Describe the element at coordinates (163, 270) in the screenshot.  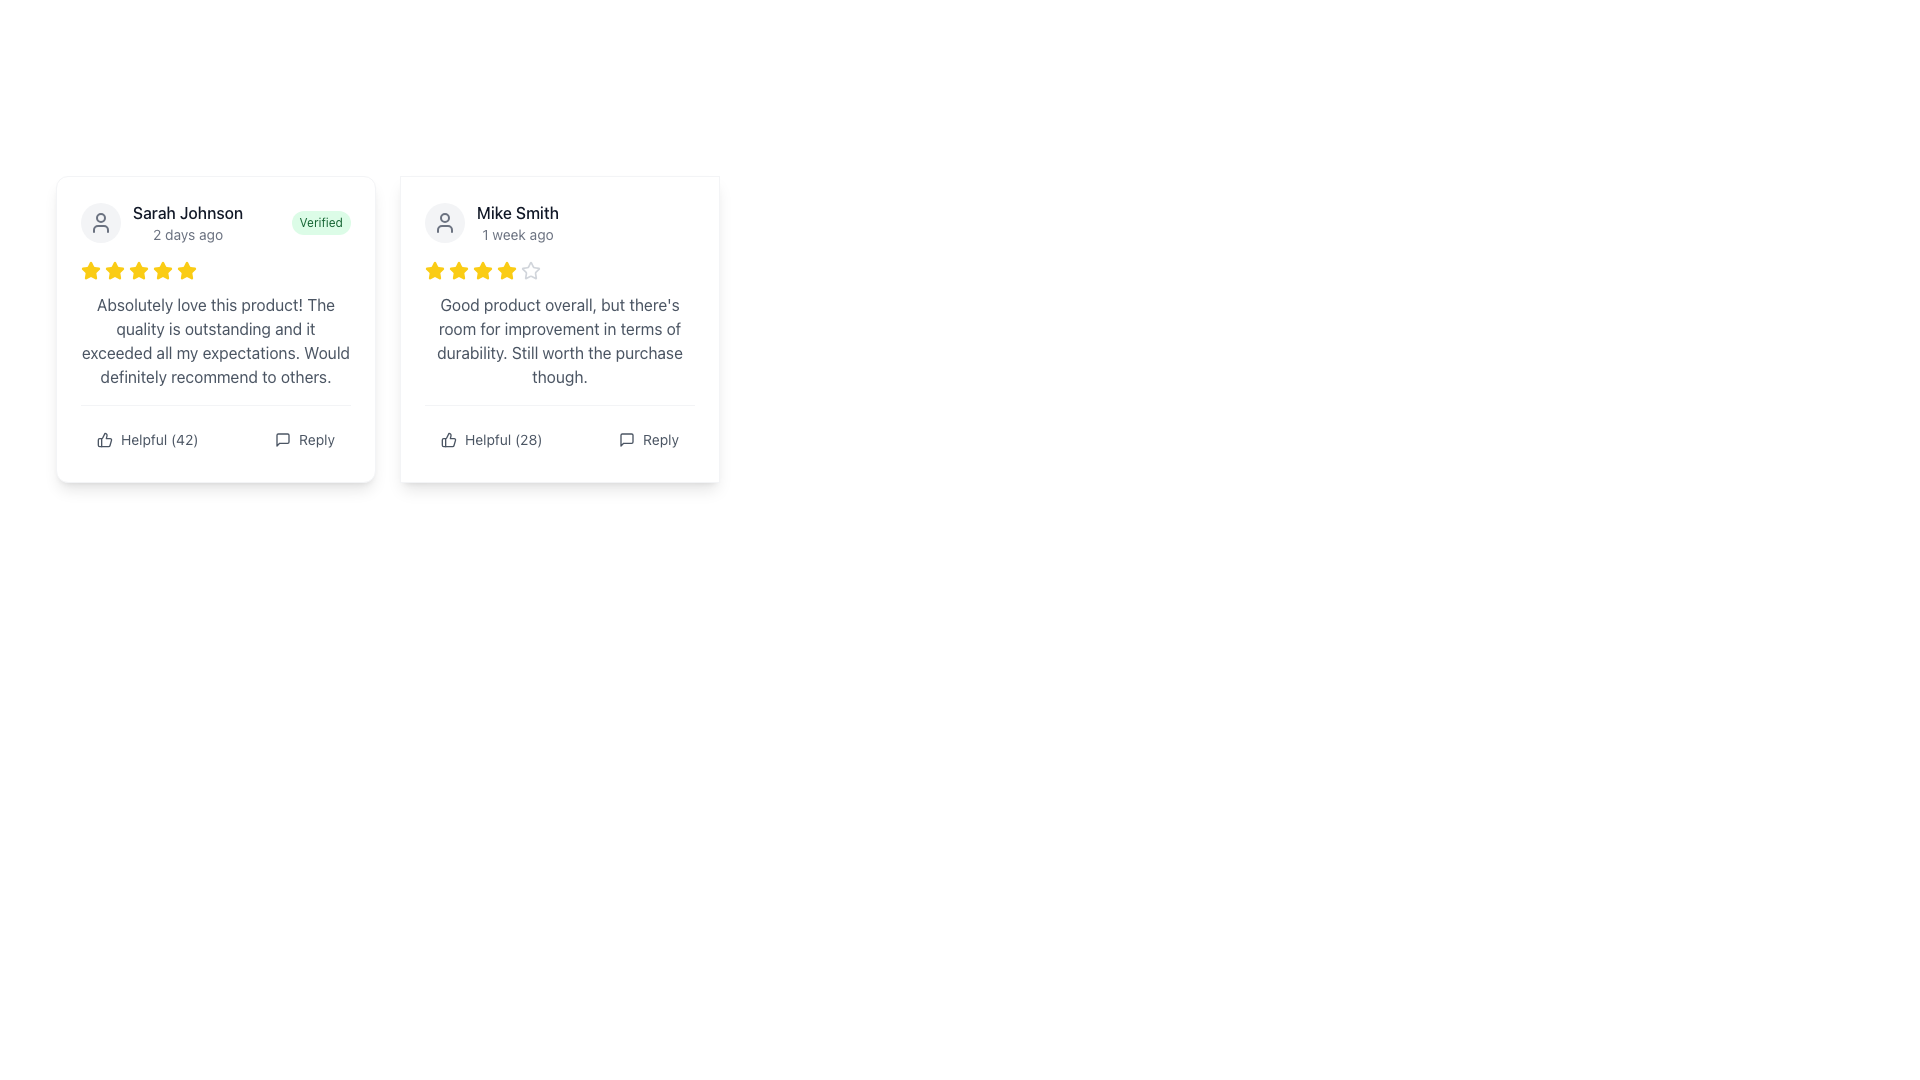
I see `the fifth star icon in the rating system located below the name 'Sarah Johnson' and her review` at that location.